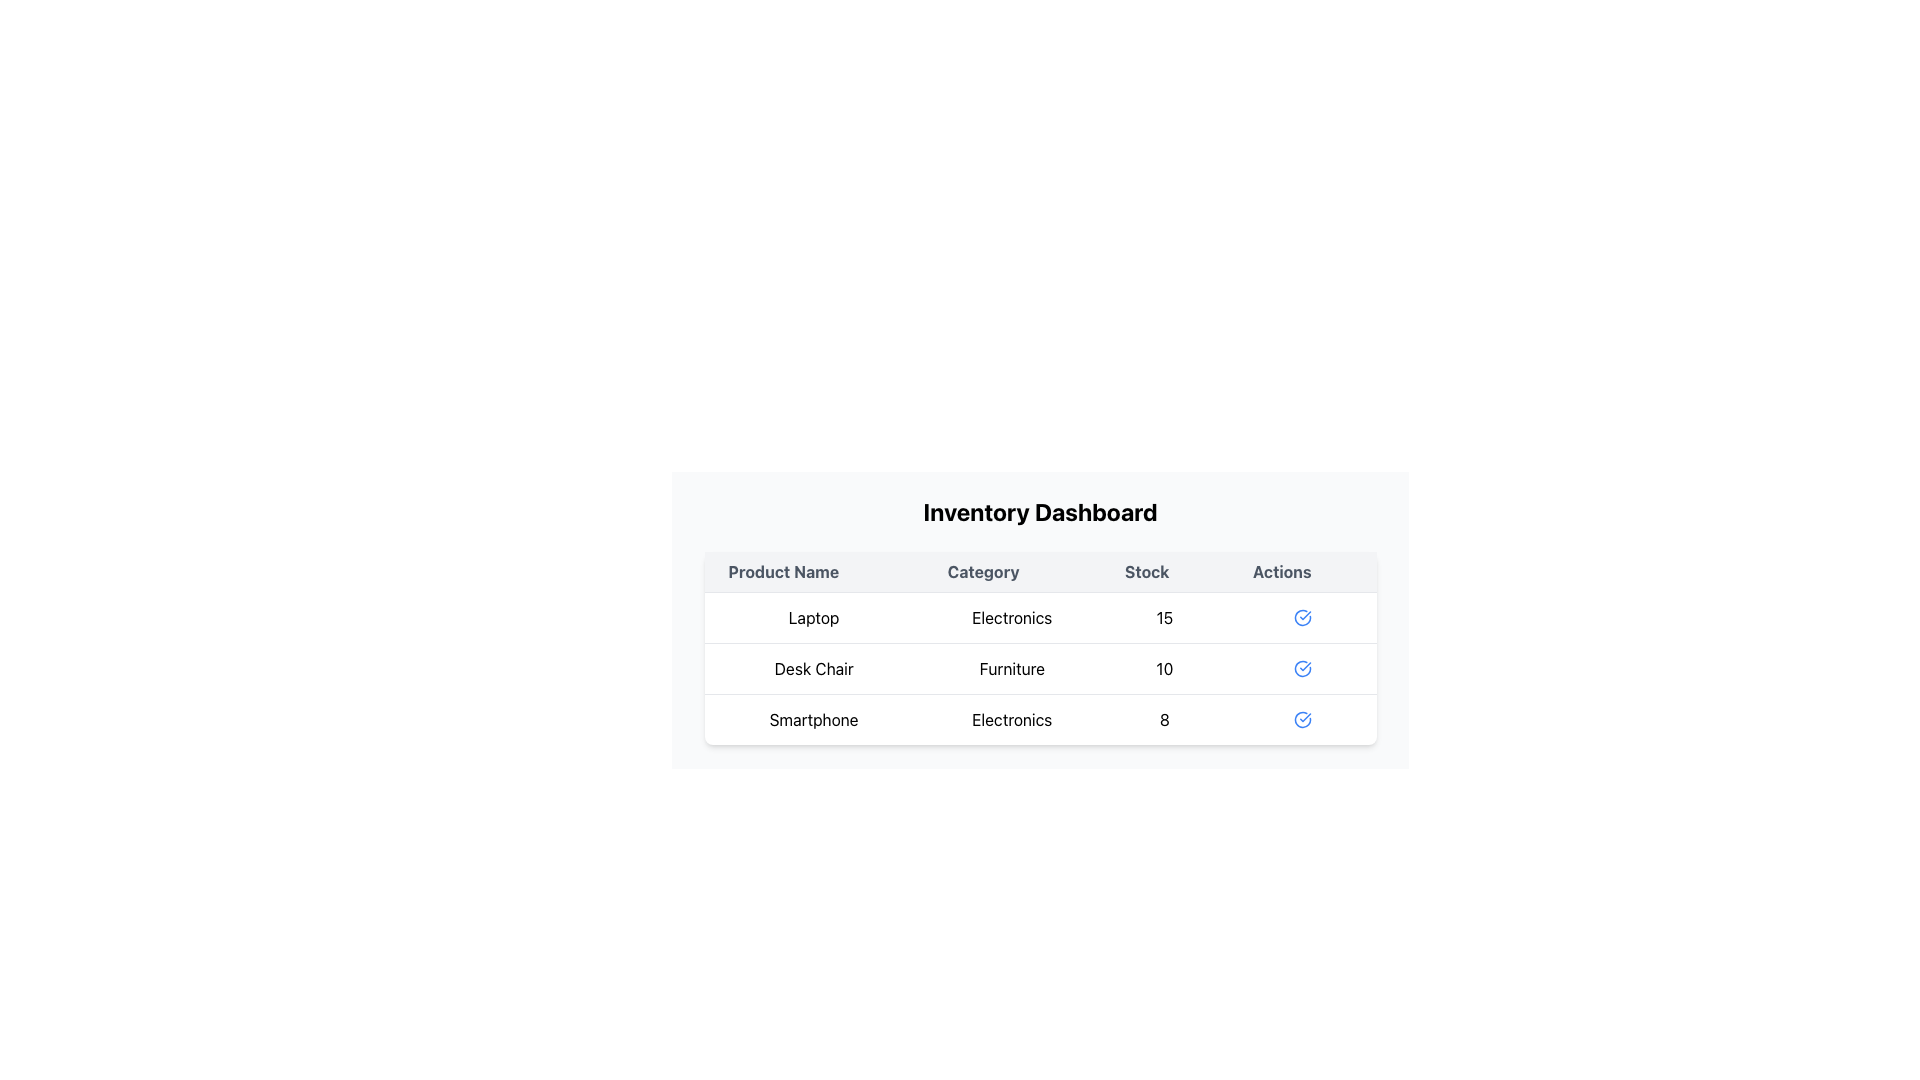  I want to click on the static text displaying the available stock quantity of 15 for the product 'Laptop', located in the third column of the first row of the table, adjacent to 'Electronics' and 'Actions', so click(1164, 616).